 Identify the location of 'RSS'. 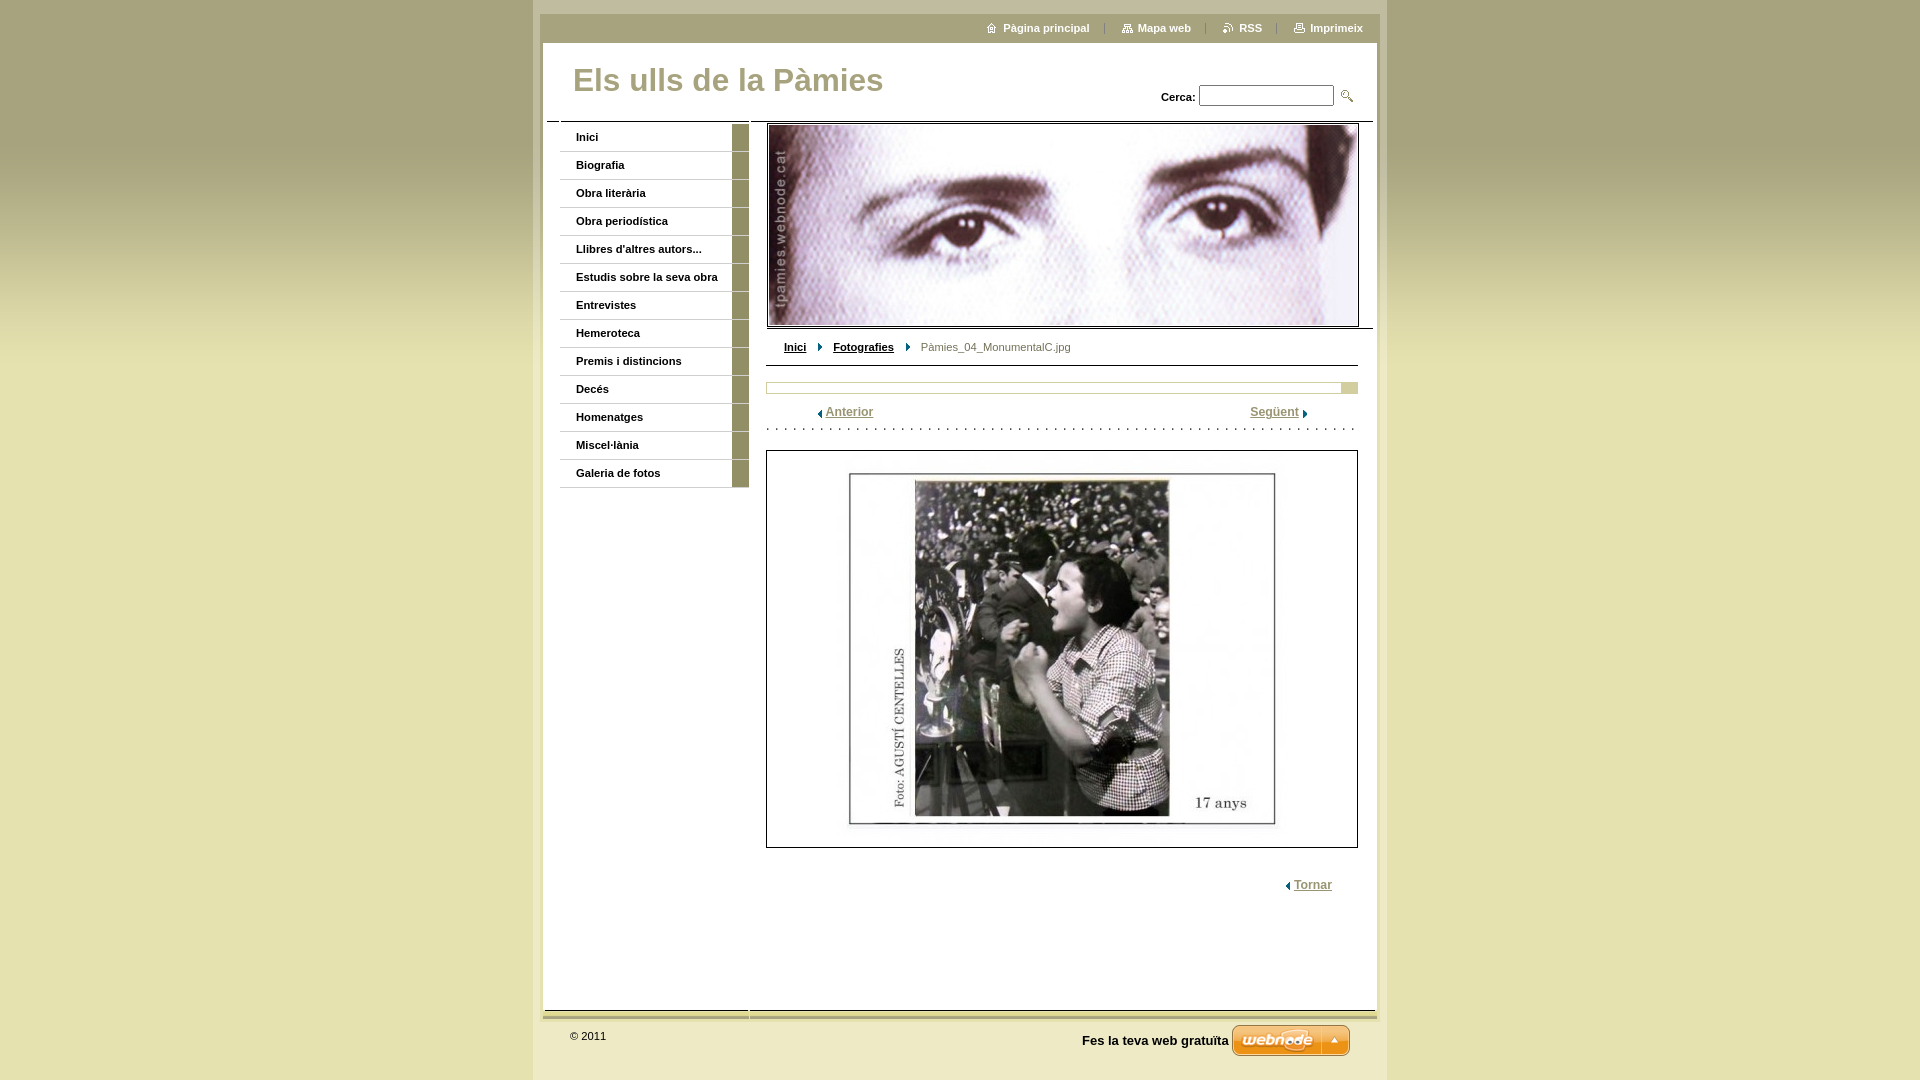
(1241, 27).